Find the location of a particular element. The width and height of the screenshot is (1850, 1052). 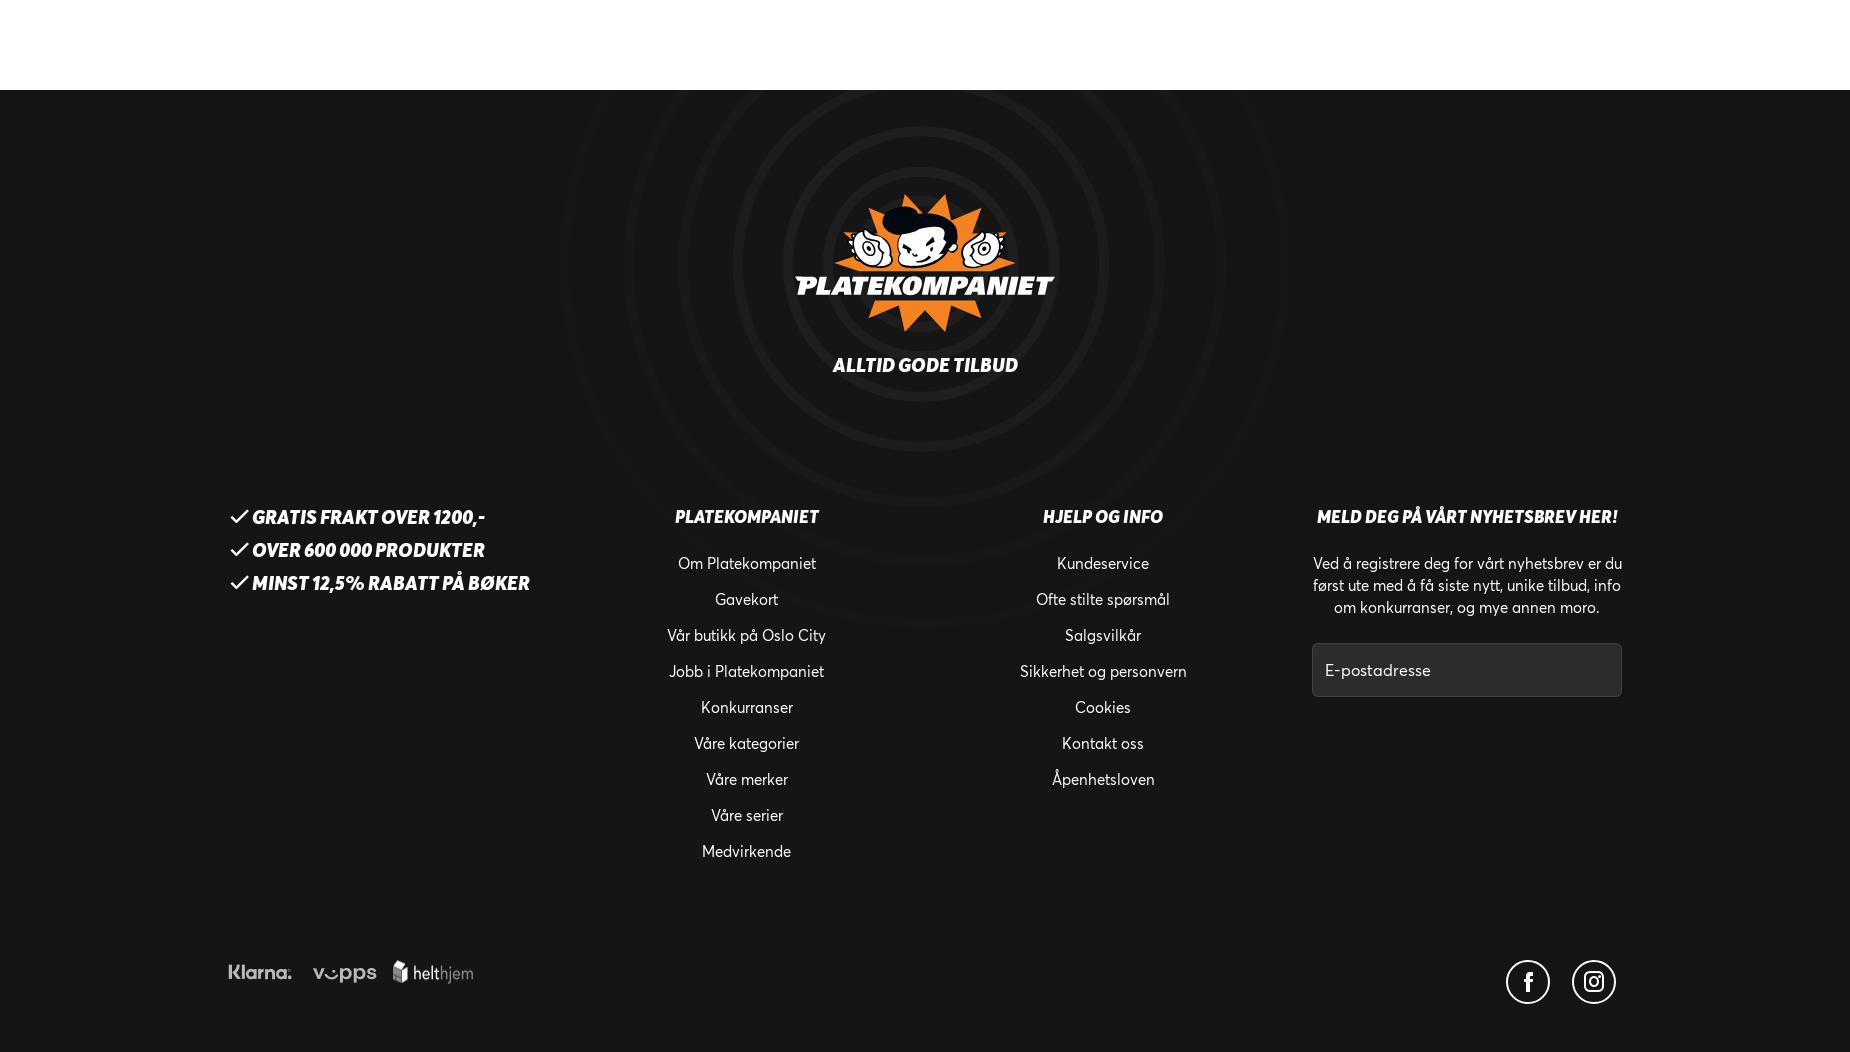

'Gavekort' is located at coordinates (746, 598).